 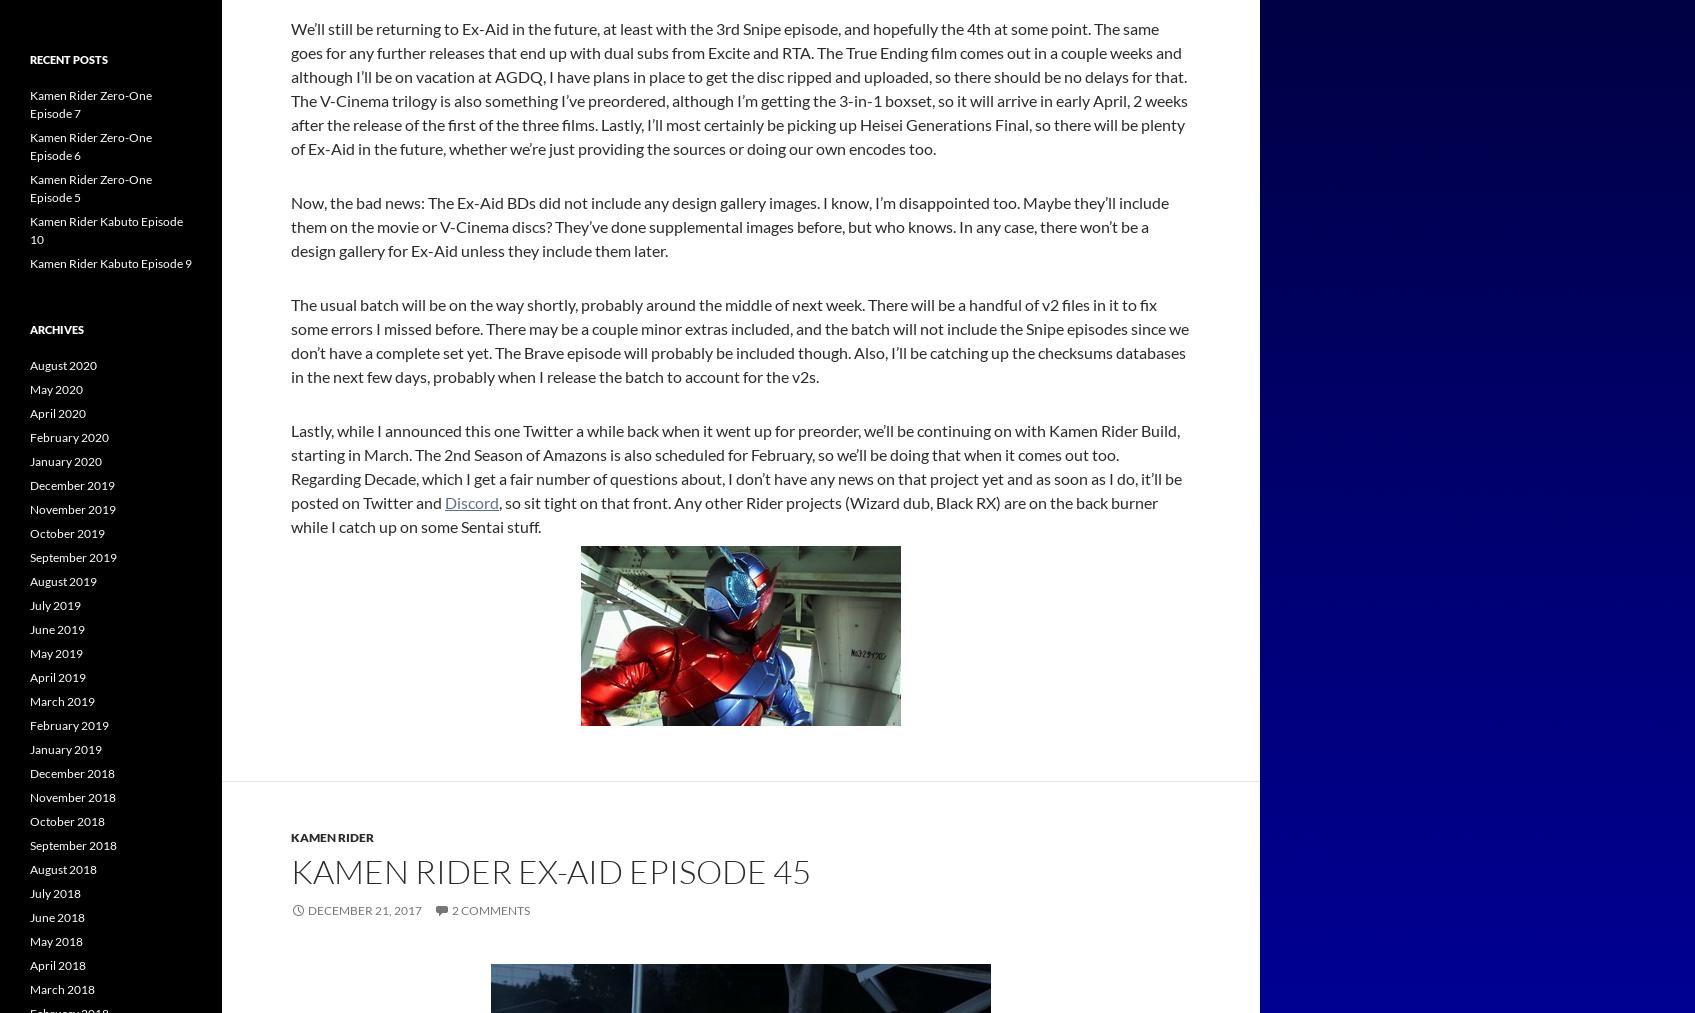 What do you see at coordinates (66, 820) in the screenshot?
I see `'October 2018'` at bounding box center [66, 820].